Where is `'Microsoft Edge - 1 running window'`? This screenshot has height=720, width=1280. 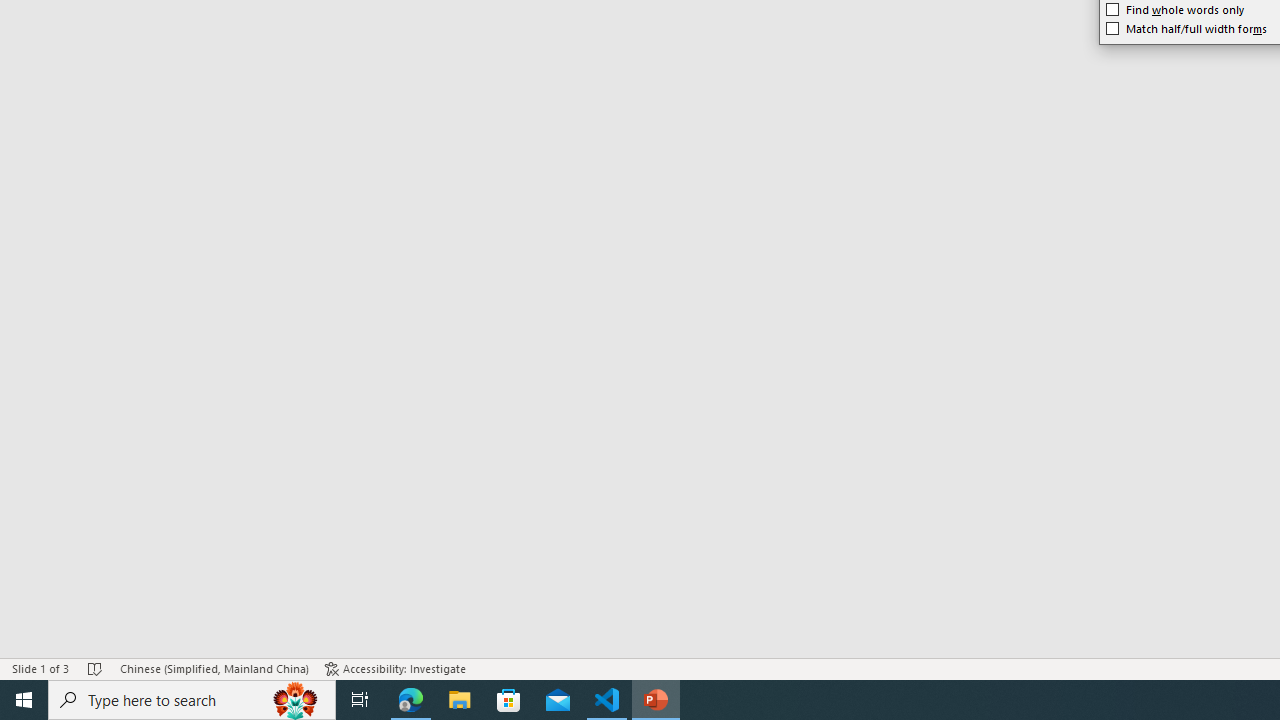 'Microsoft Edge - 1 running window' is located at coordinates (410, 698).